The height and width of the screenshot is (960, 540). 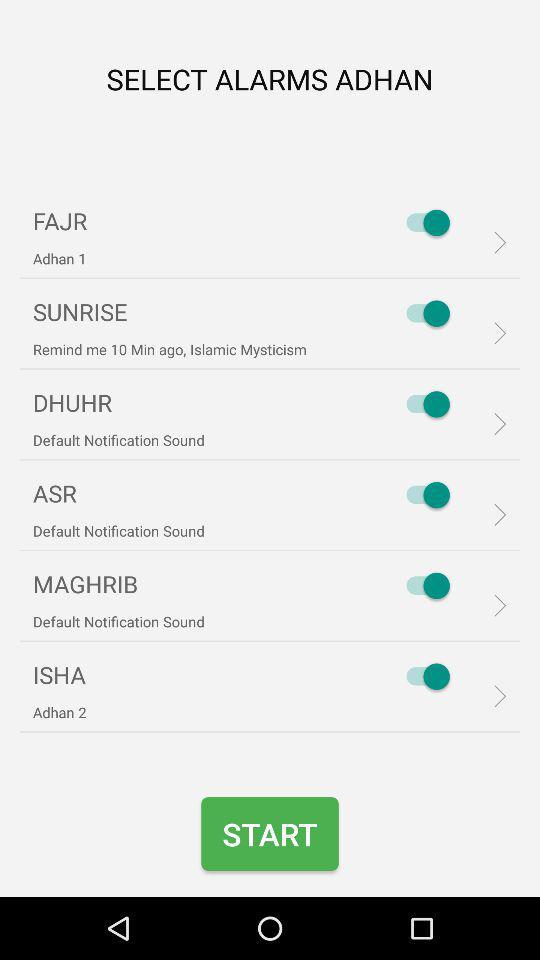 What do you see at coordinates (422, 313) in the screenshot?
I see `sound switch option` at bounding box center [422, 313].